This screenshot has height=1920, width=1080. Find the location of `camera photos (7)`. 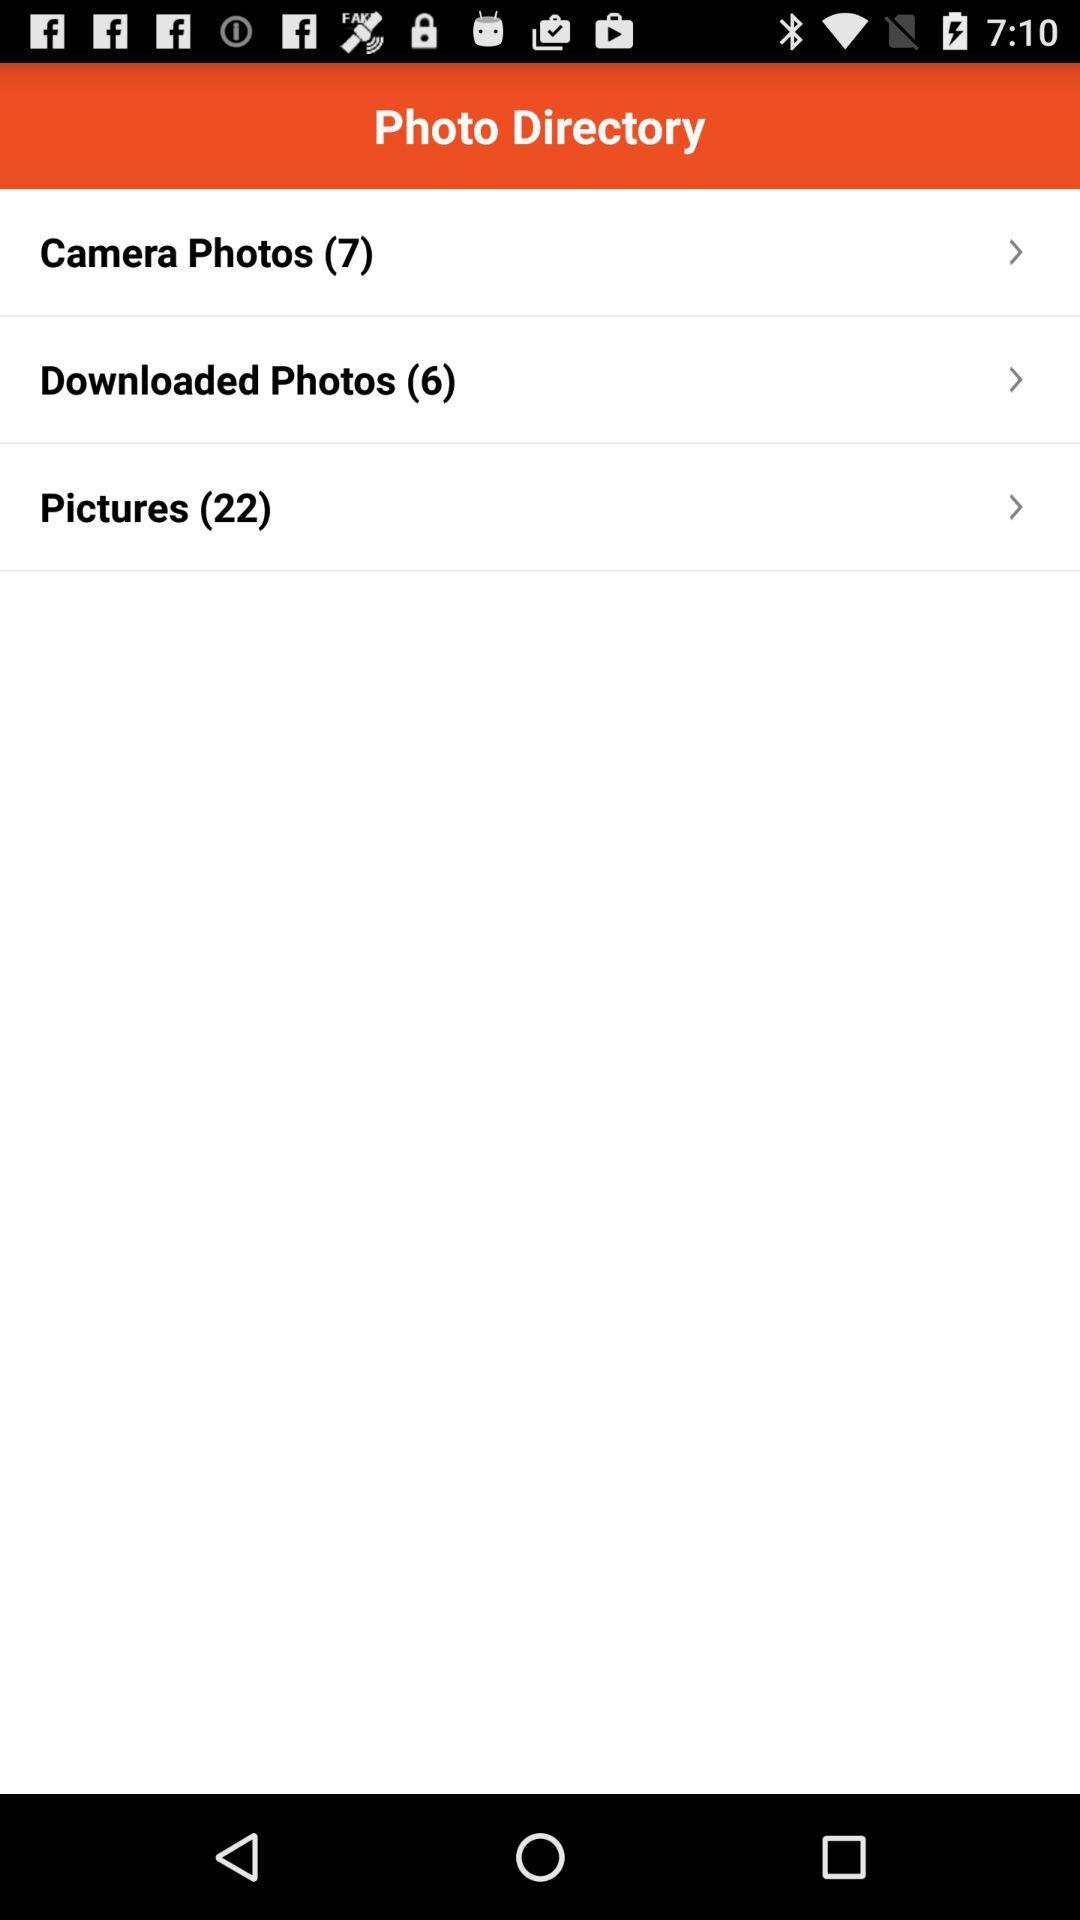

camera photos (7) is located at coordinates (207, 250).